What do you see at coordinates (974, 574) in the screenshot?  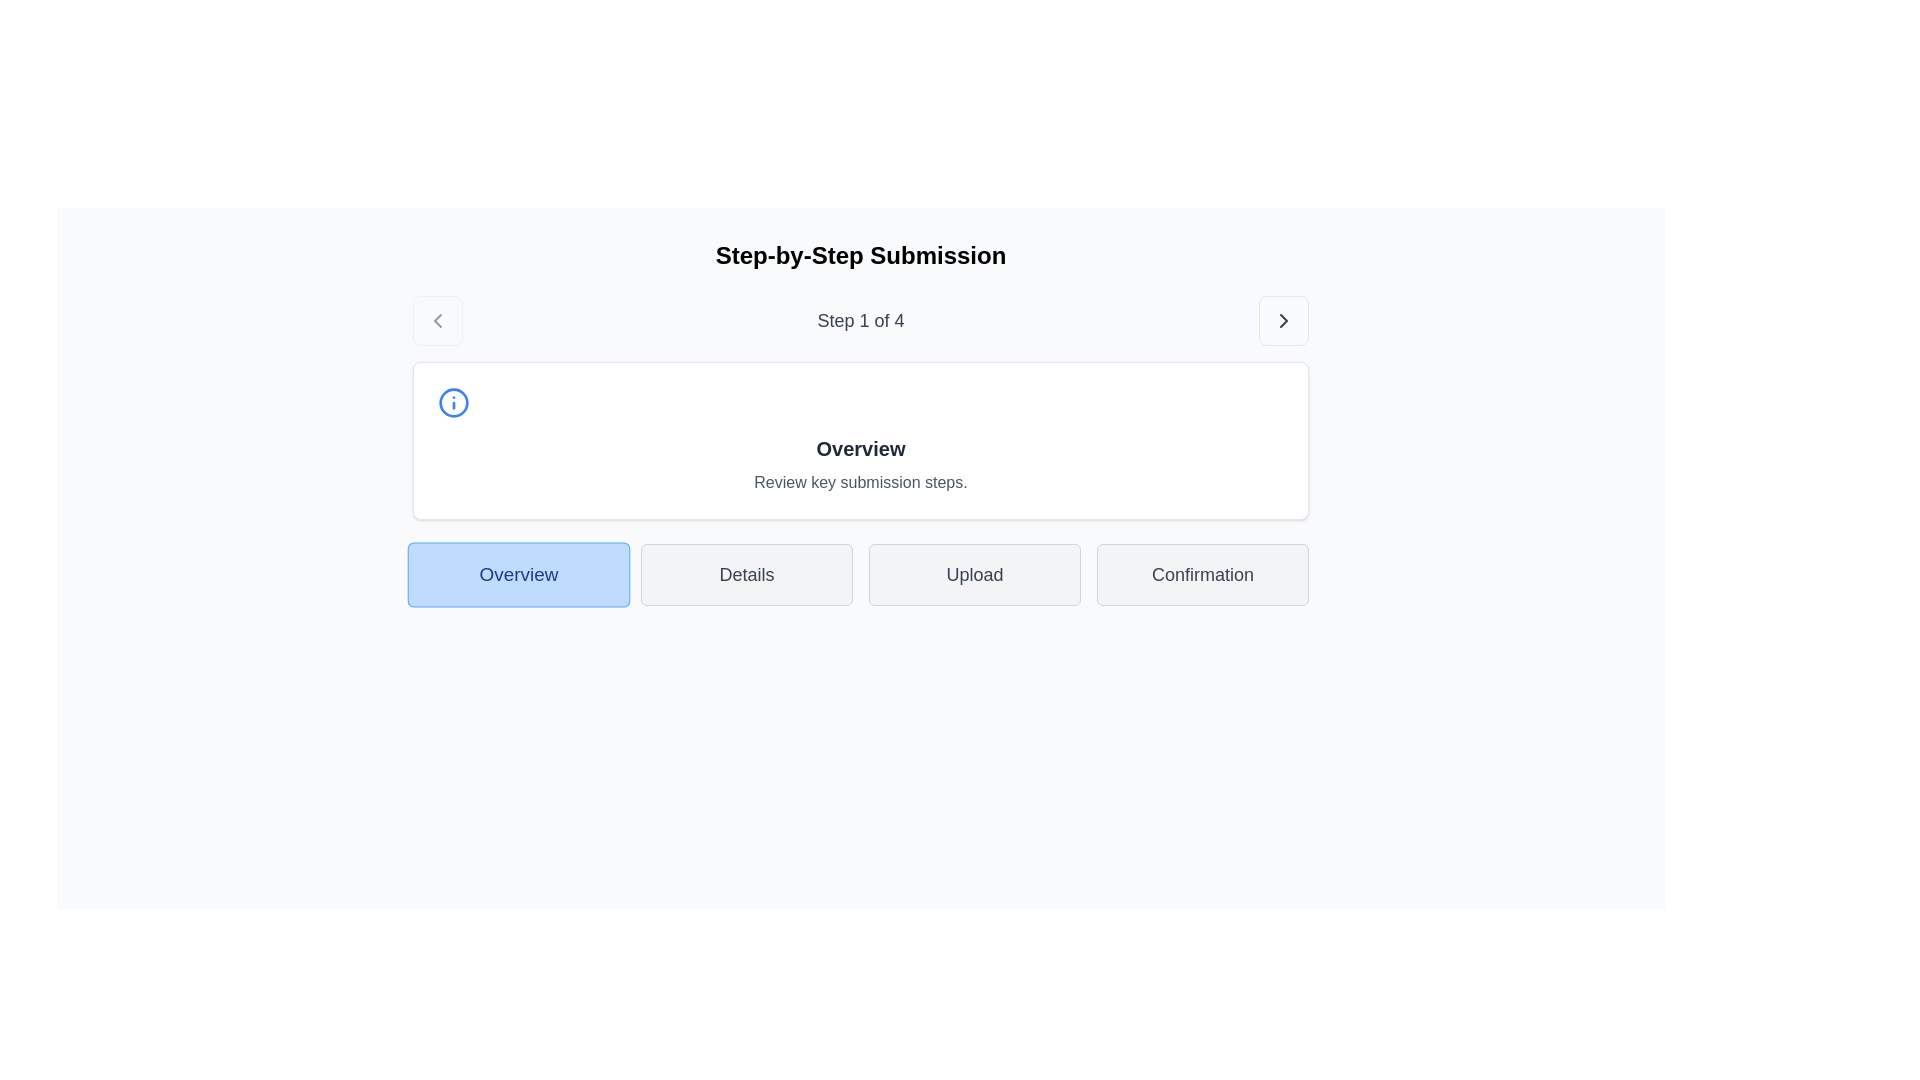 I see `the 'Upload' text label, which is the third button in the horizontal navigation row and styled prominently in bold medium font` at bounding box center [974, 574].